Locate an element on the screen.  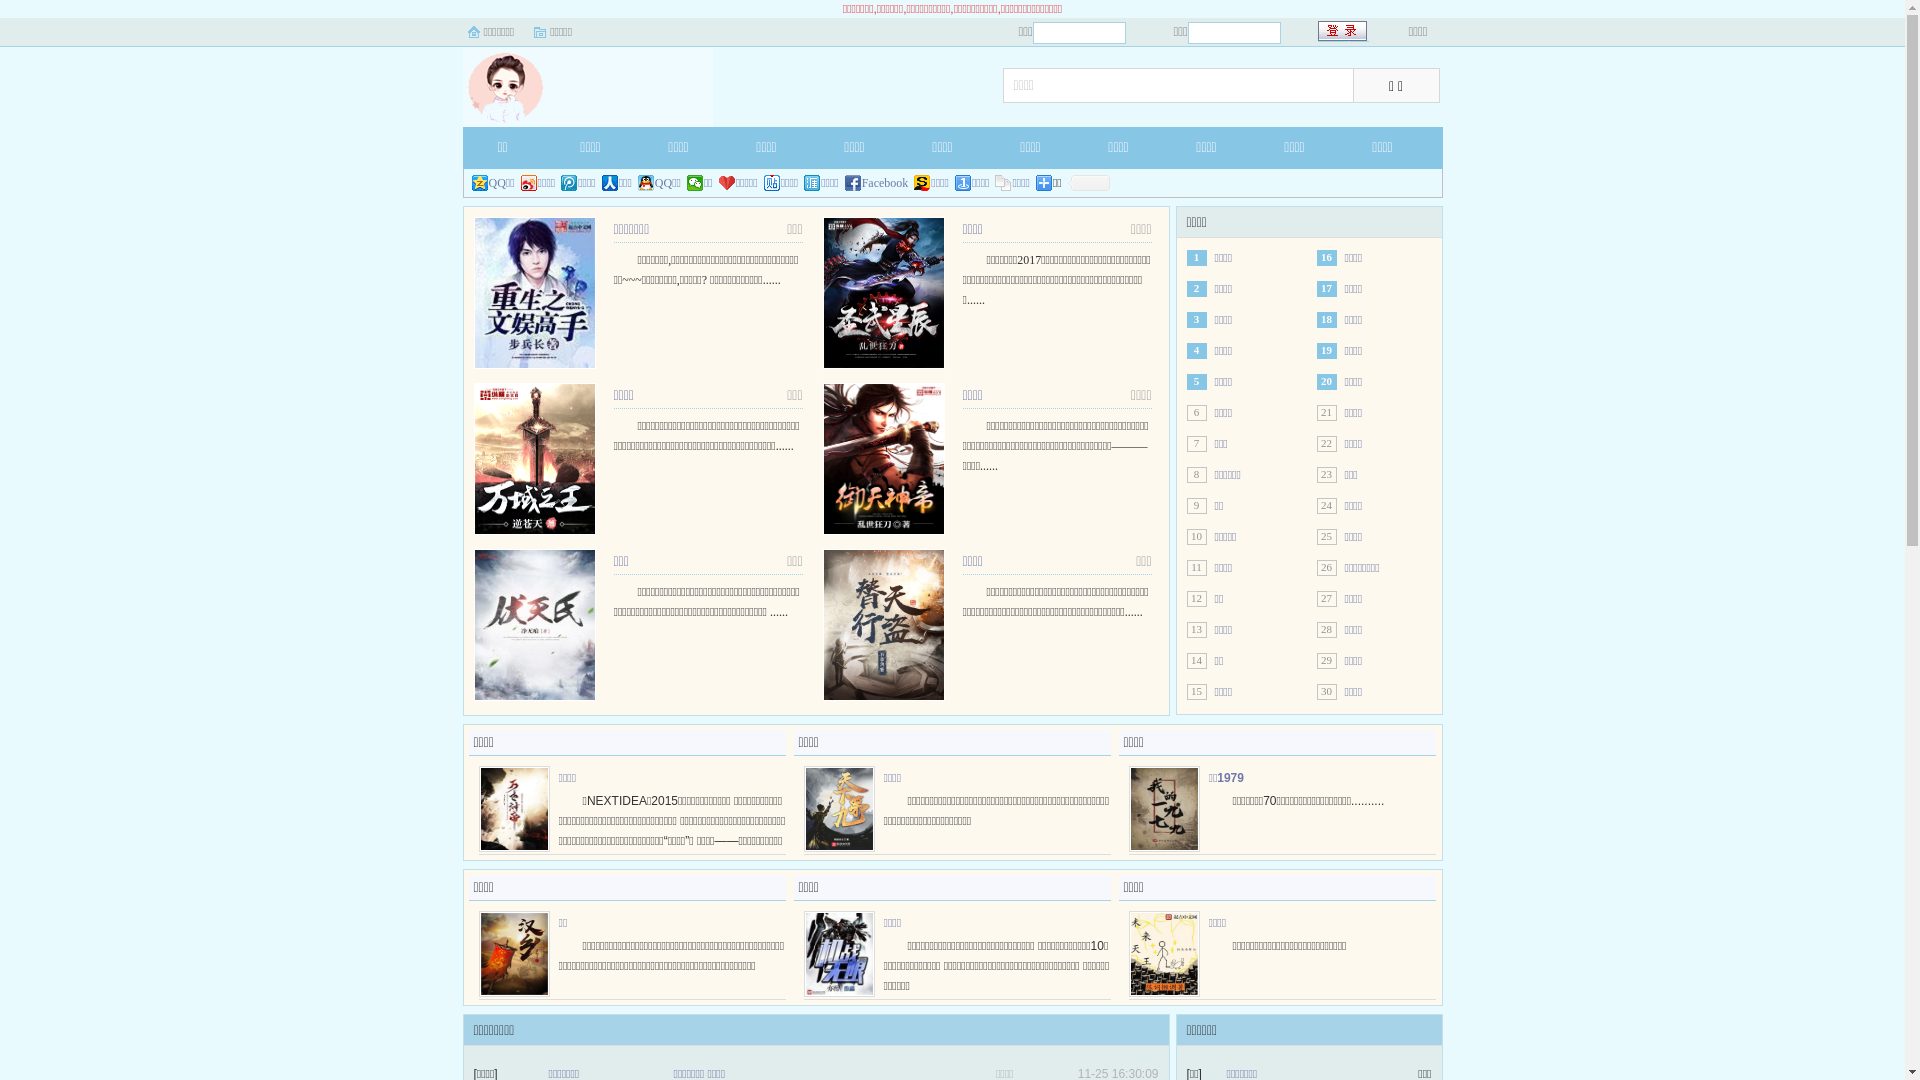
'Facebook' is located at coordinates (877, 182).